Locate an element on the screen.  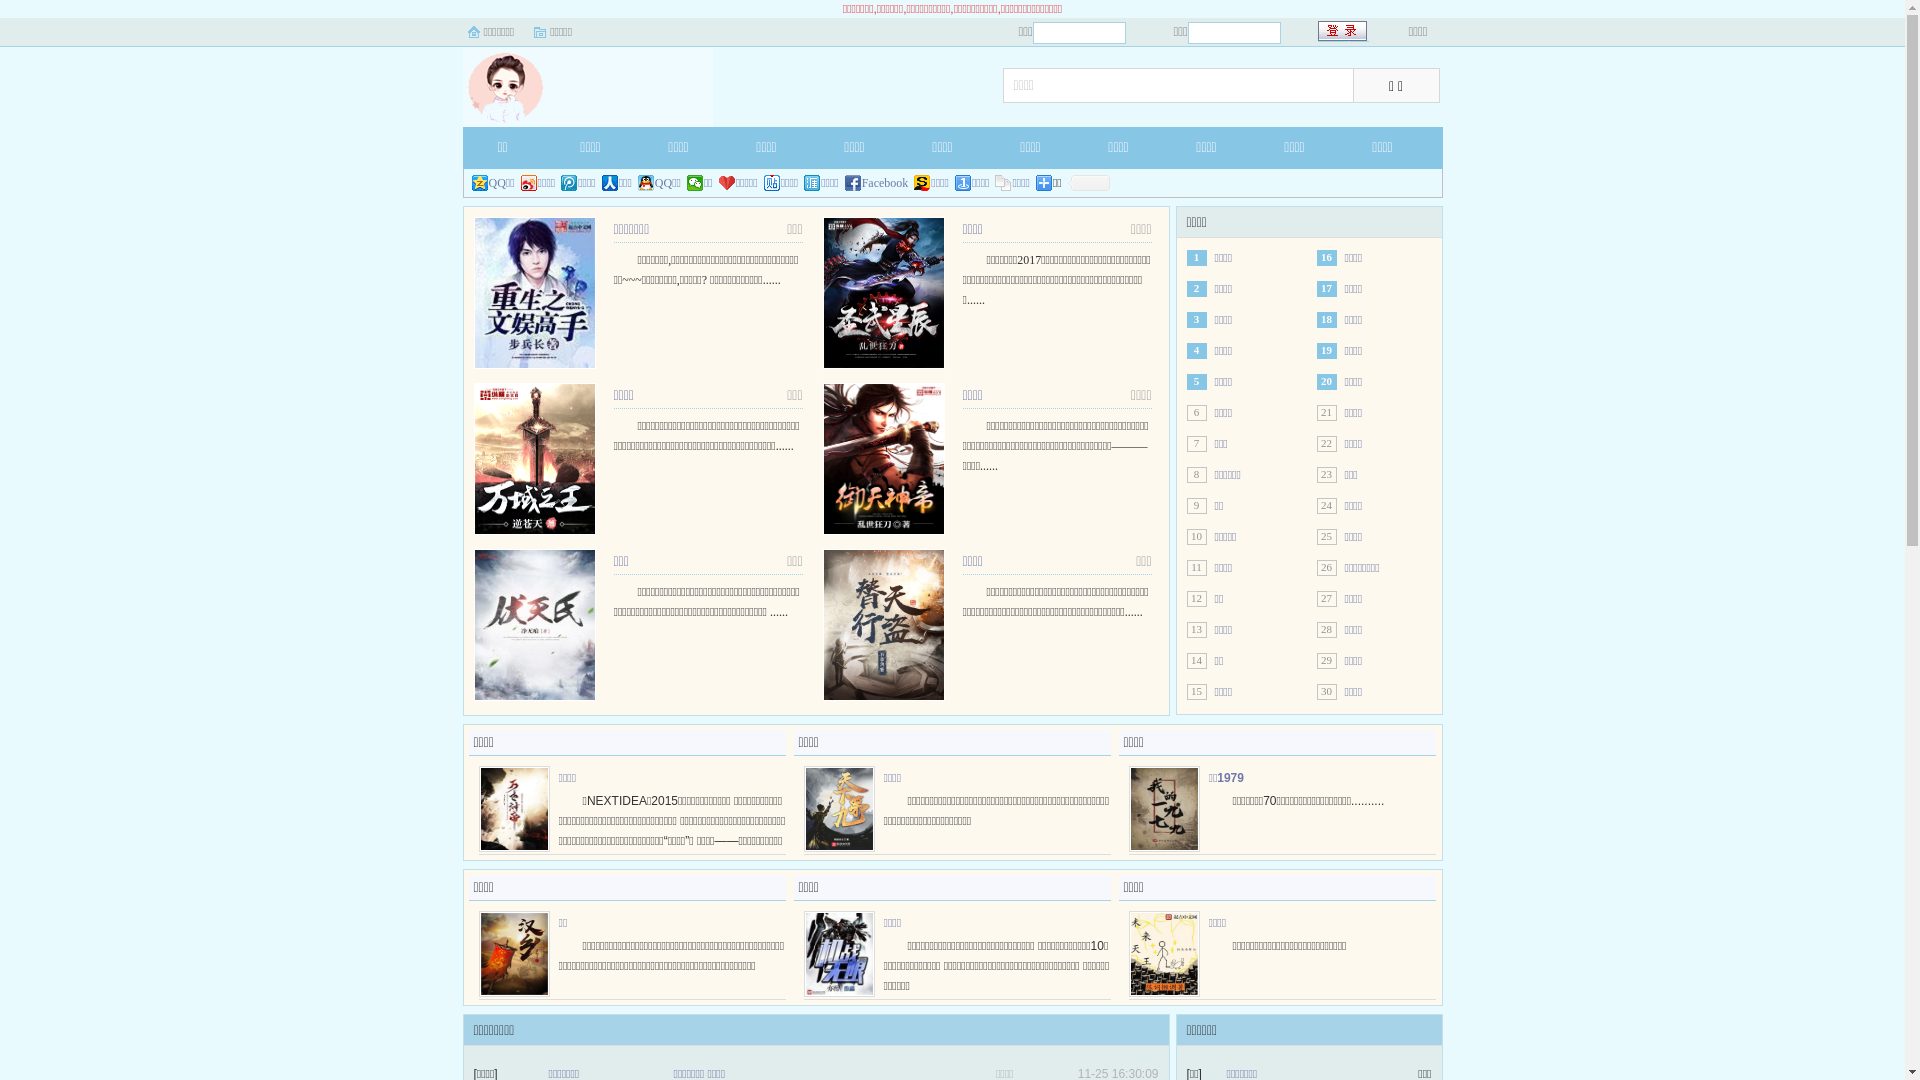
'Facebook' is located at coordinates (877, 182).